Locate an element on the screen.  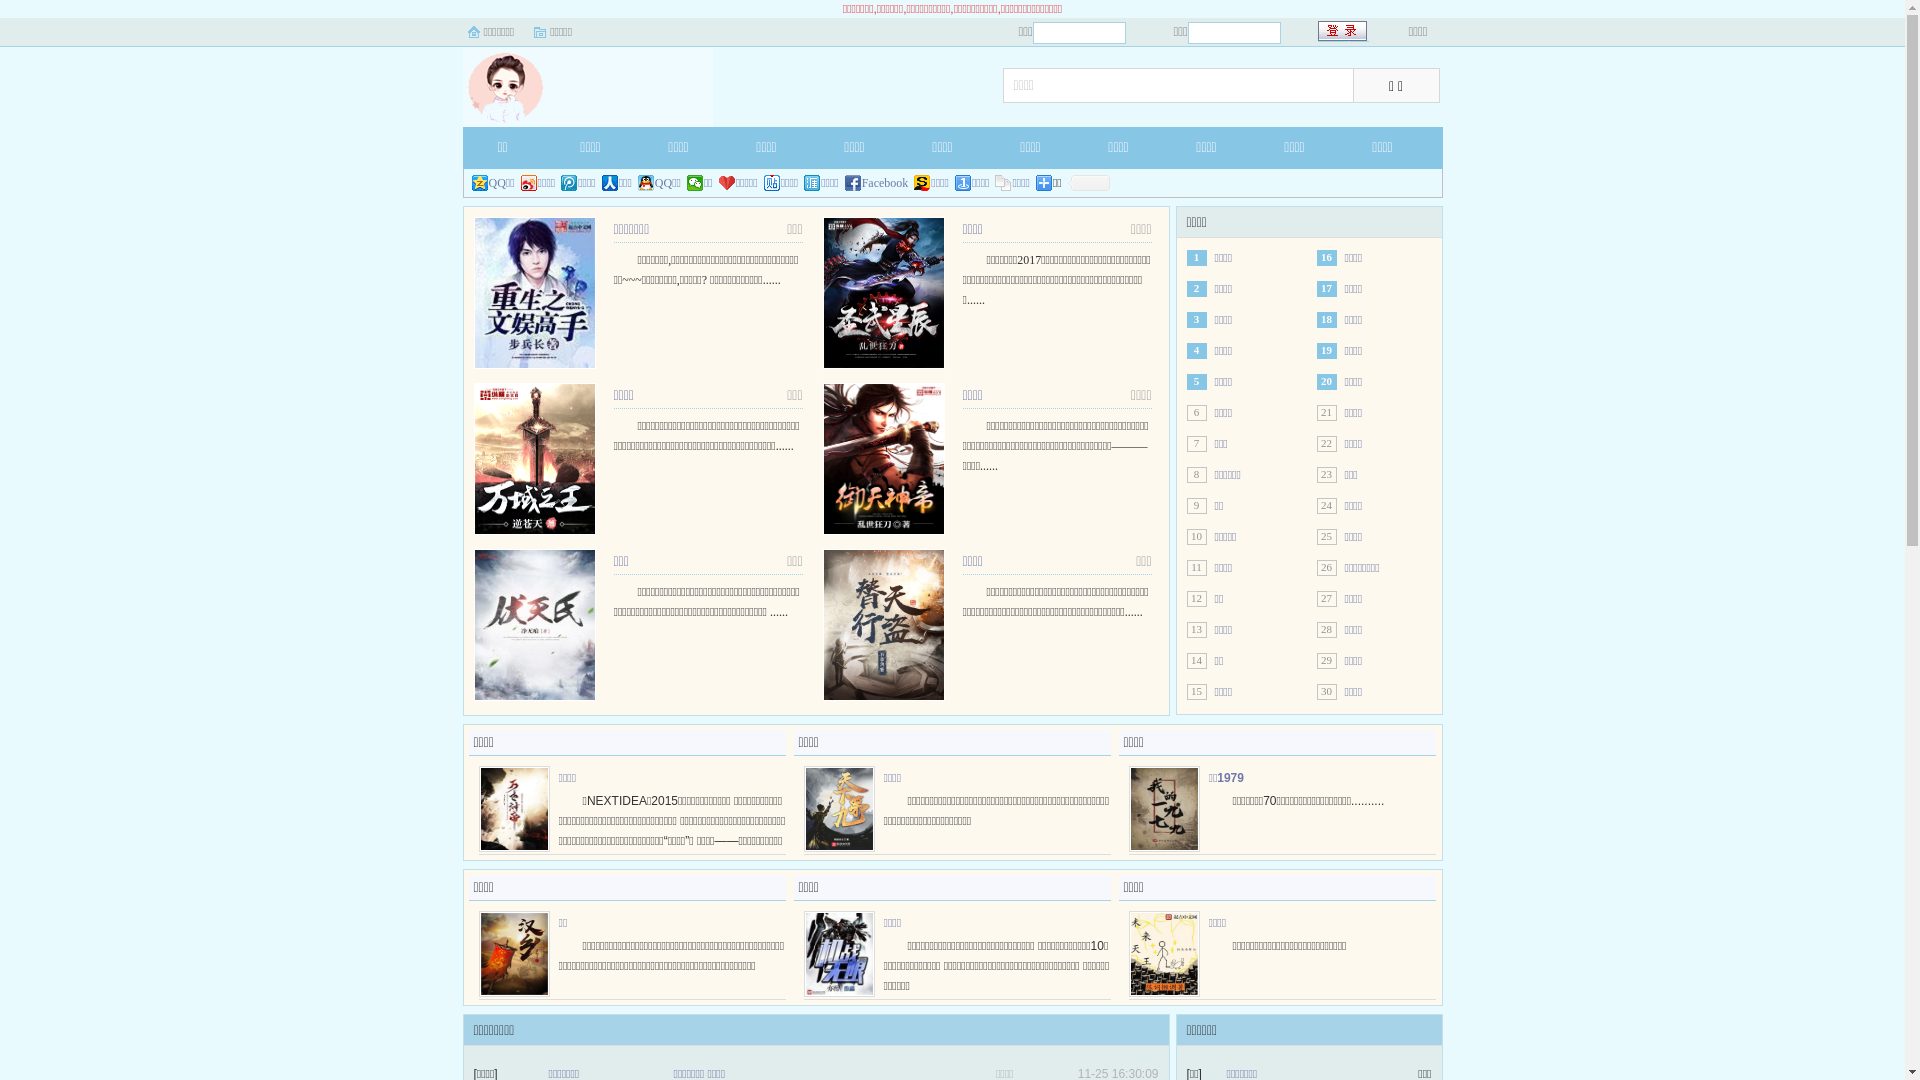
'Facebook' is located at coordinates (877, 182).